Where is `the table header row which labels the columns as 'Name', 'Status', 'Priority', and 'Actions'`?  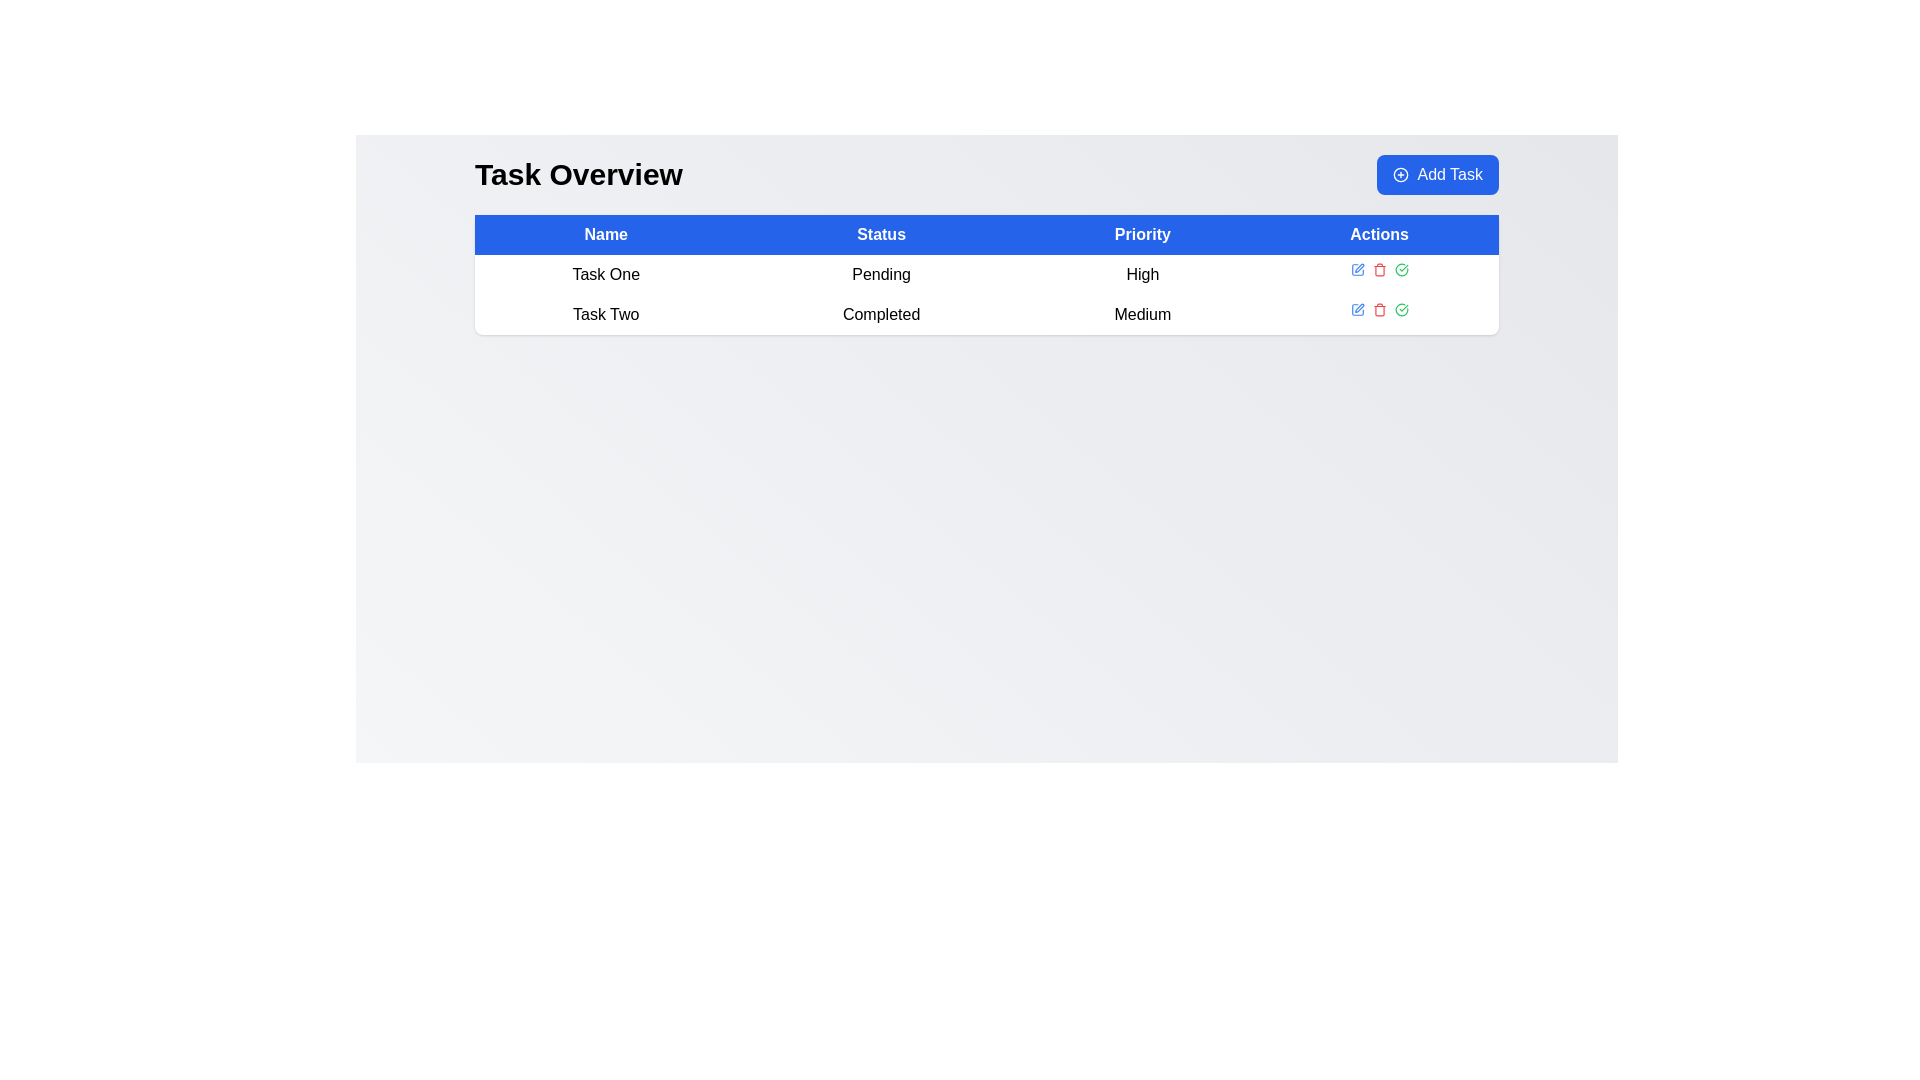 the table header row which labels the columns as 'Name', 'Status', 'Priority', and 'Actions' is located at coordinates (987, 234).